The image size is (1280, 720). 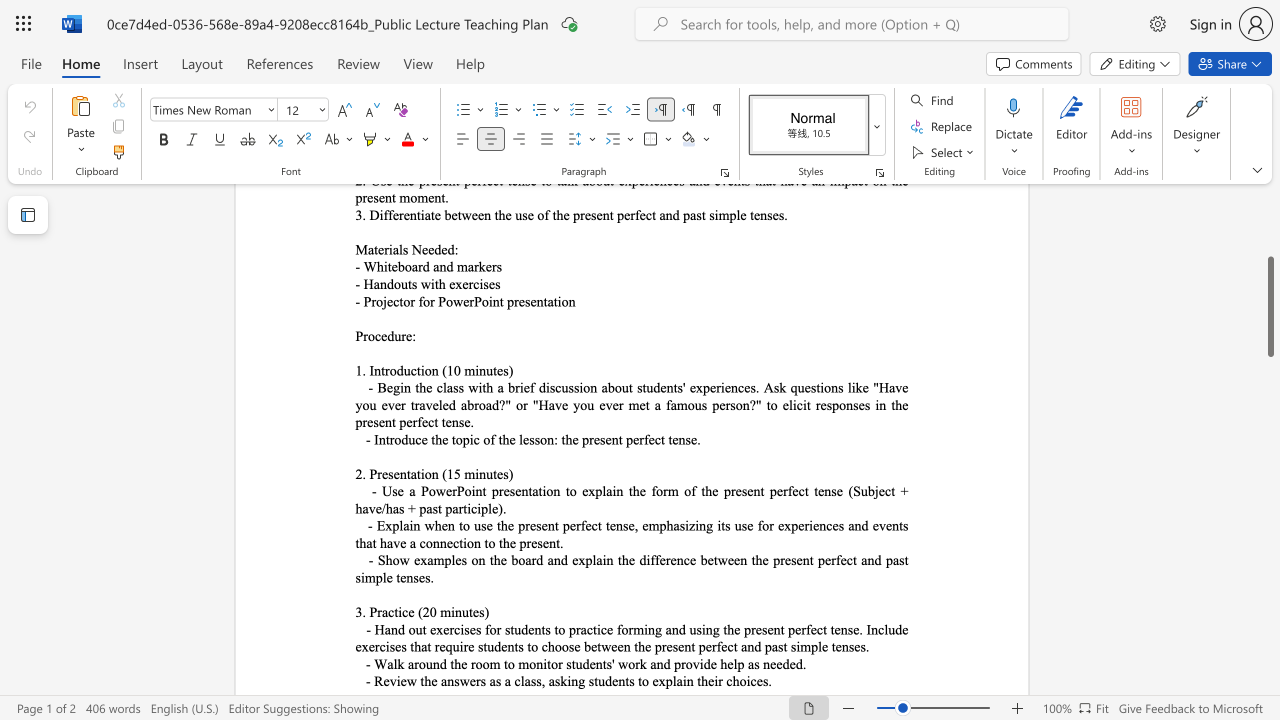 I want to click on the subset text "ts that have a connection to the" within the text "- Explain when to use the present perfect tense, emphasizing its use for experiences and events that have a connection to the present.", so click(x=898, y=524).